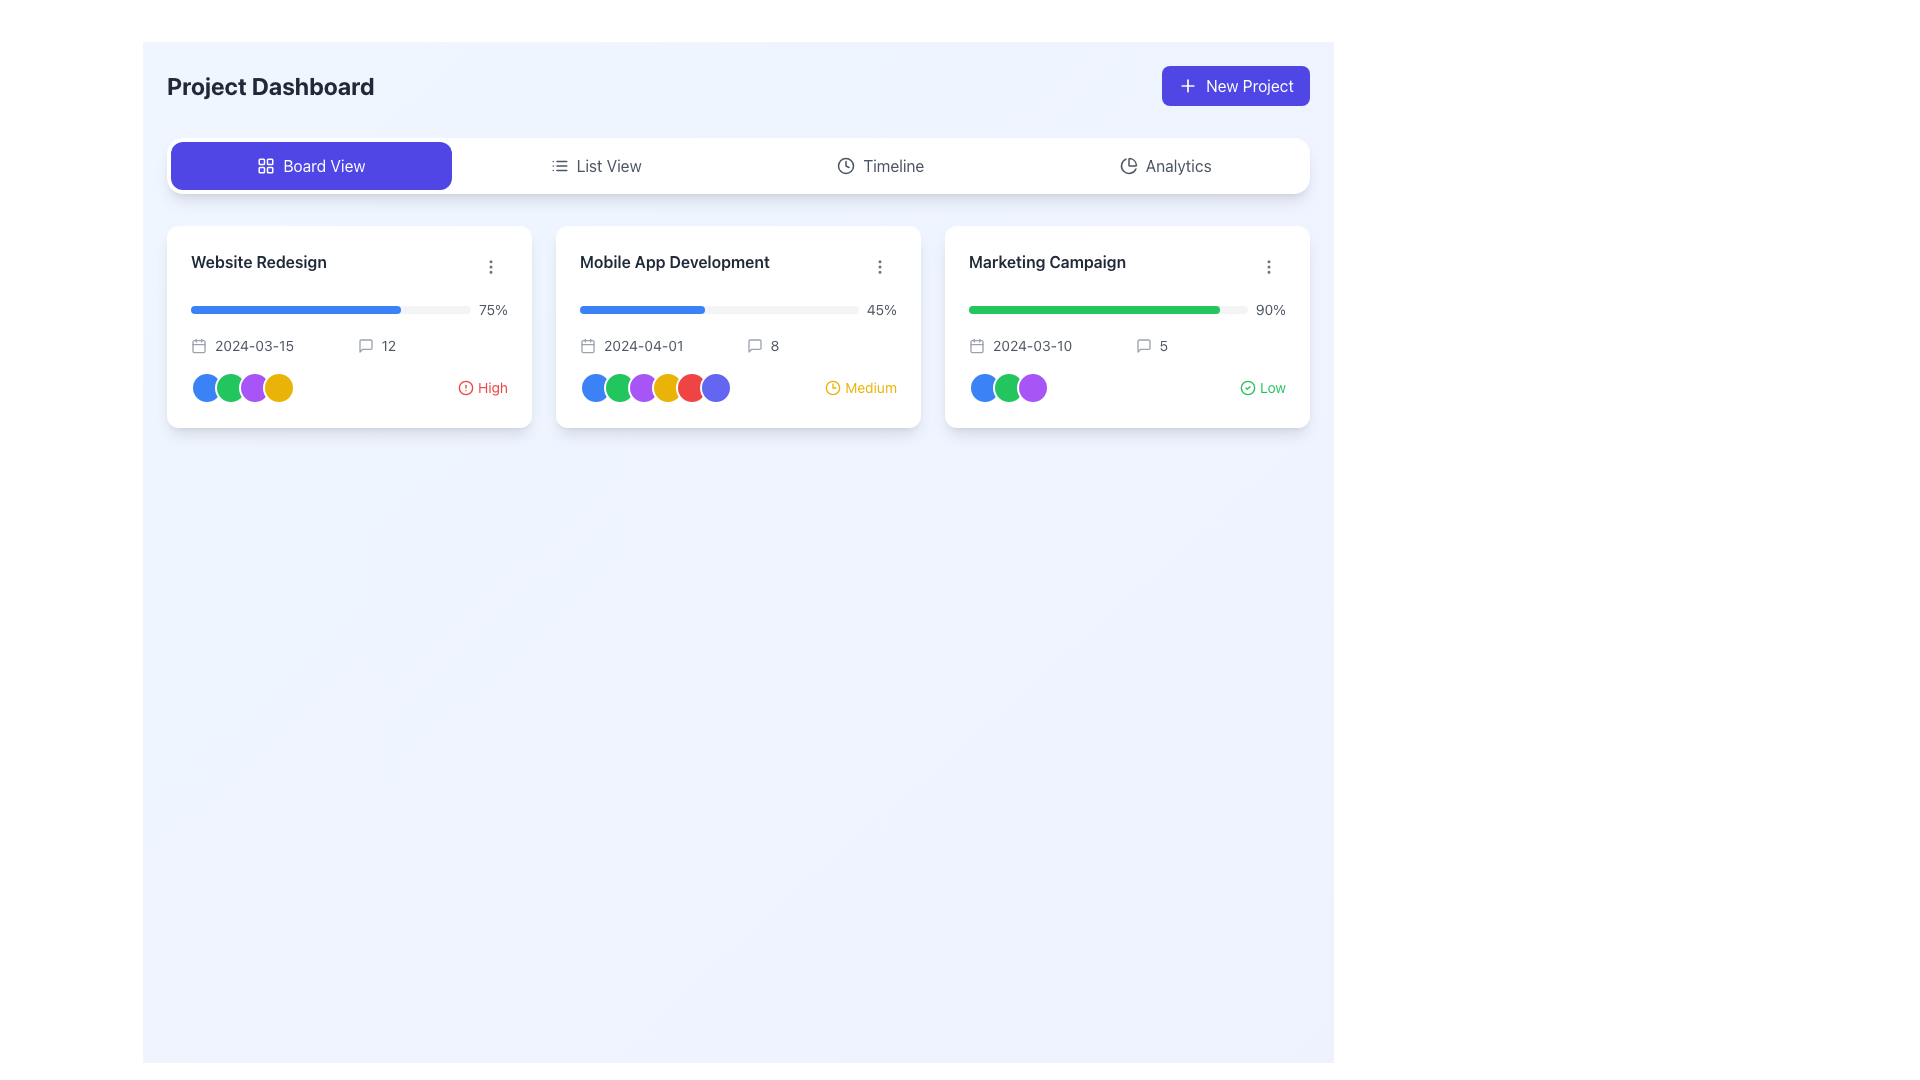  Describe the element at coordinates (1046, 261) in the screenshot. I see `the text label reading 'Marketing Campaign' located in the top-left corner of the rightmost card in a set of three cards` at that location.